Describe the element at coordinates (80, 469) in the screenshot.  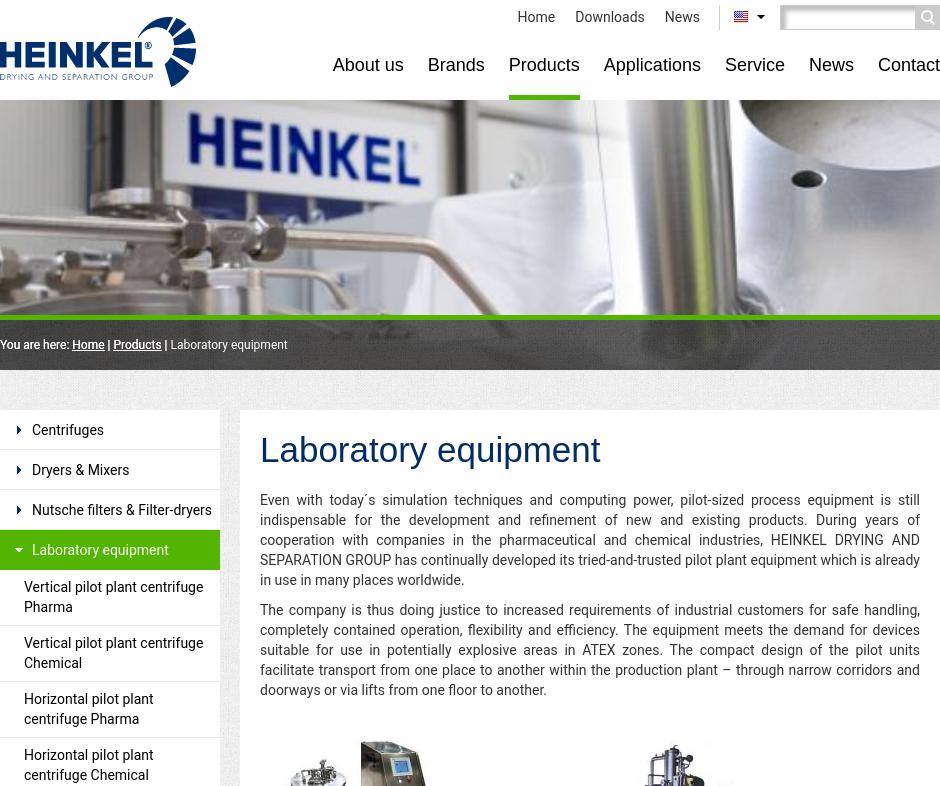
I see `'Dryers & Mixers'` at that location.